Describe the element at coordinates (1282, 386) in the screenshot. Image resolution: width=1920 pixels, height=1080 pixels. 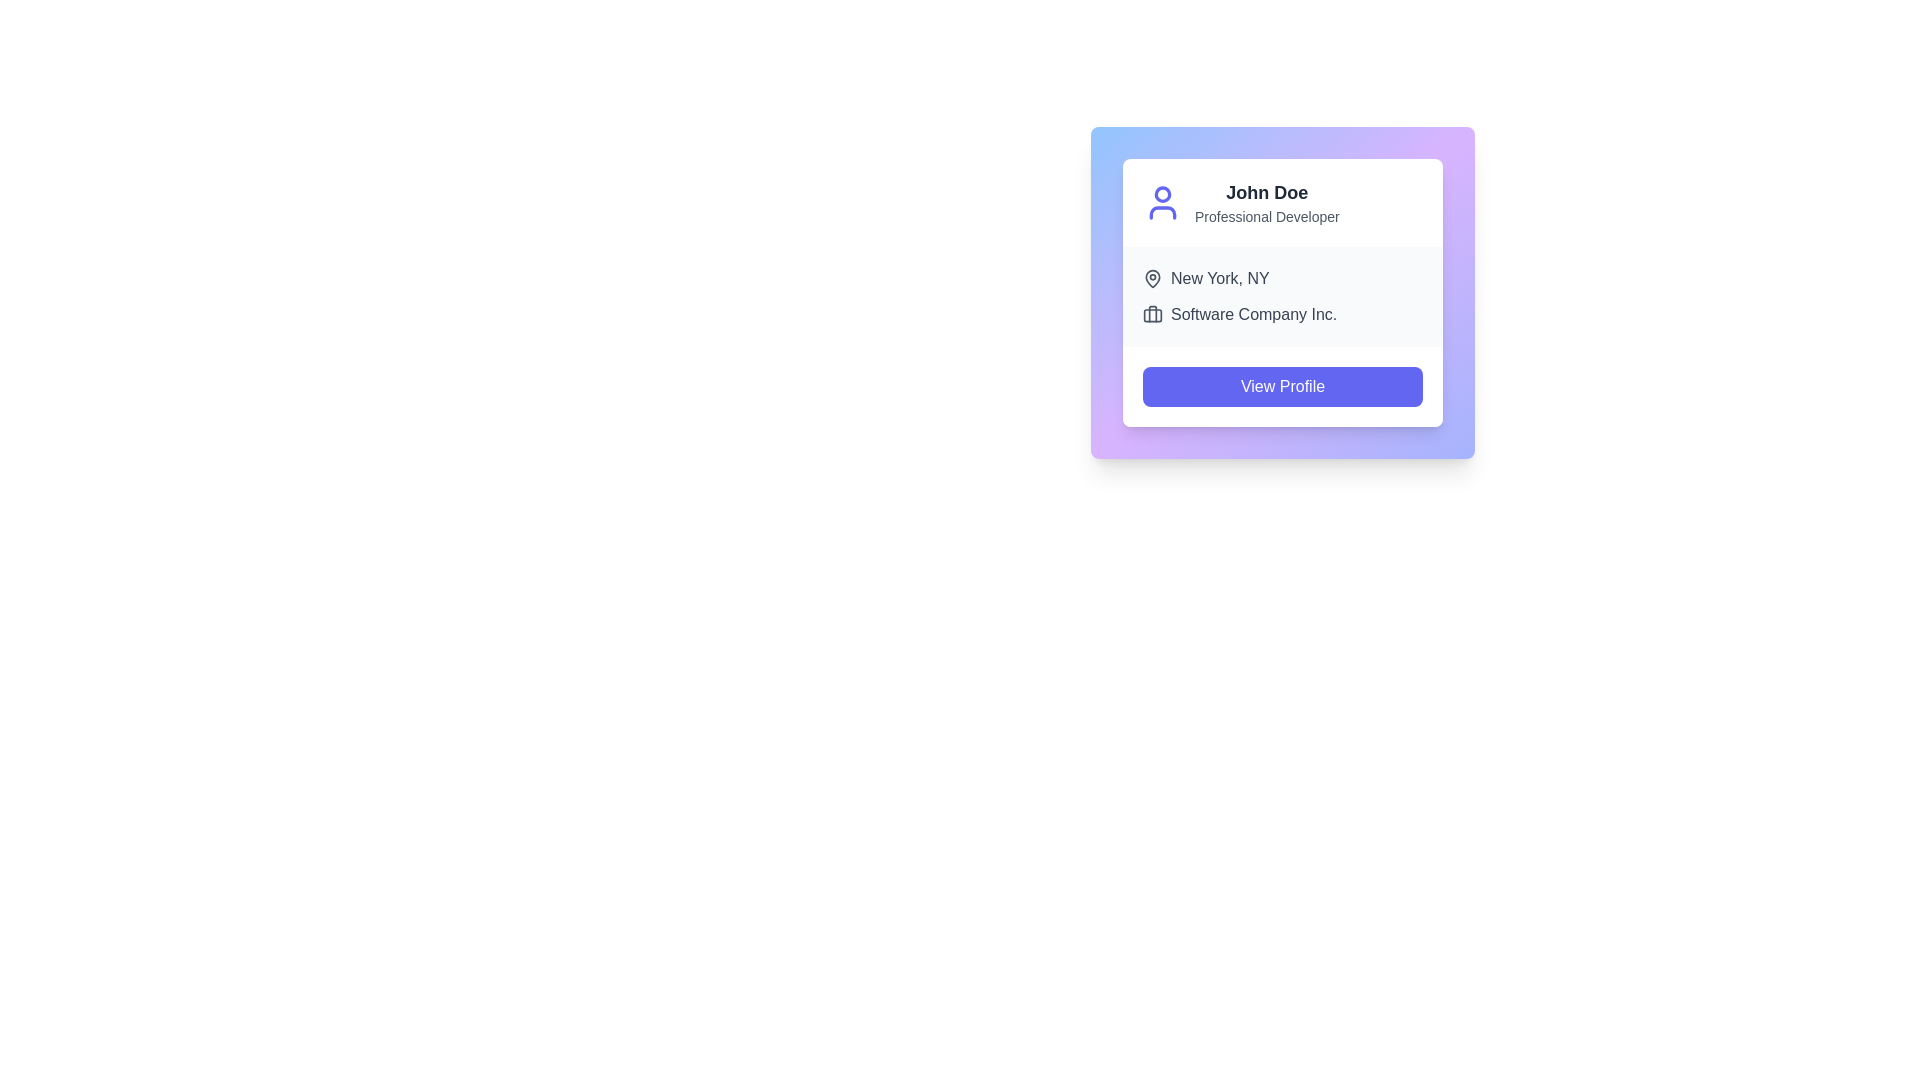
I see `the button located at the bottom of the card displaying user profile details for John Doe to observe the hover effect` at that location.